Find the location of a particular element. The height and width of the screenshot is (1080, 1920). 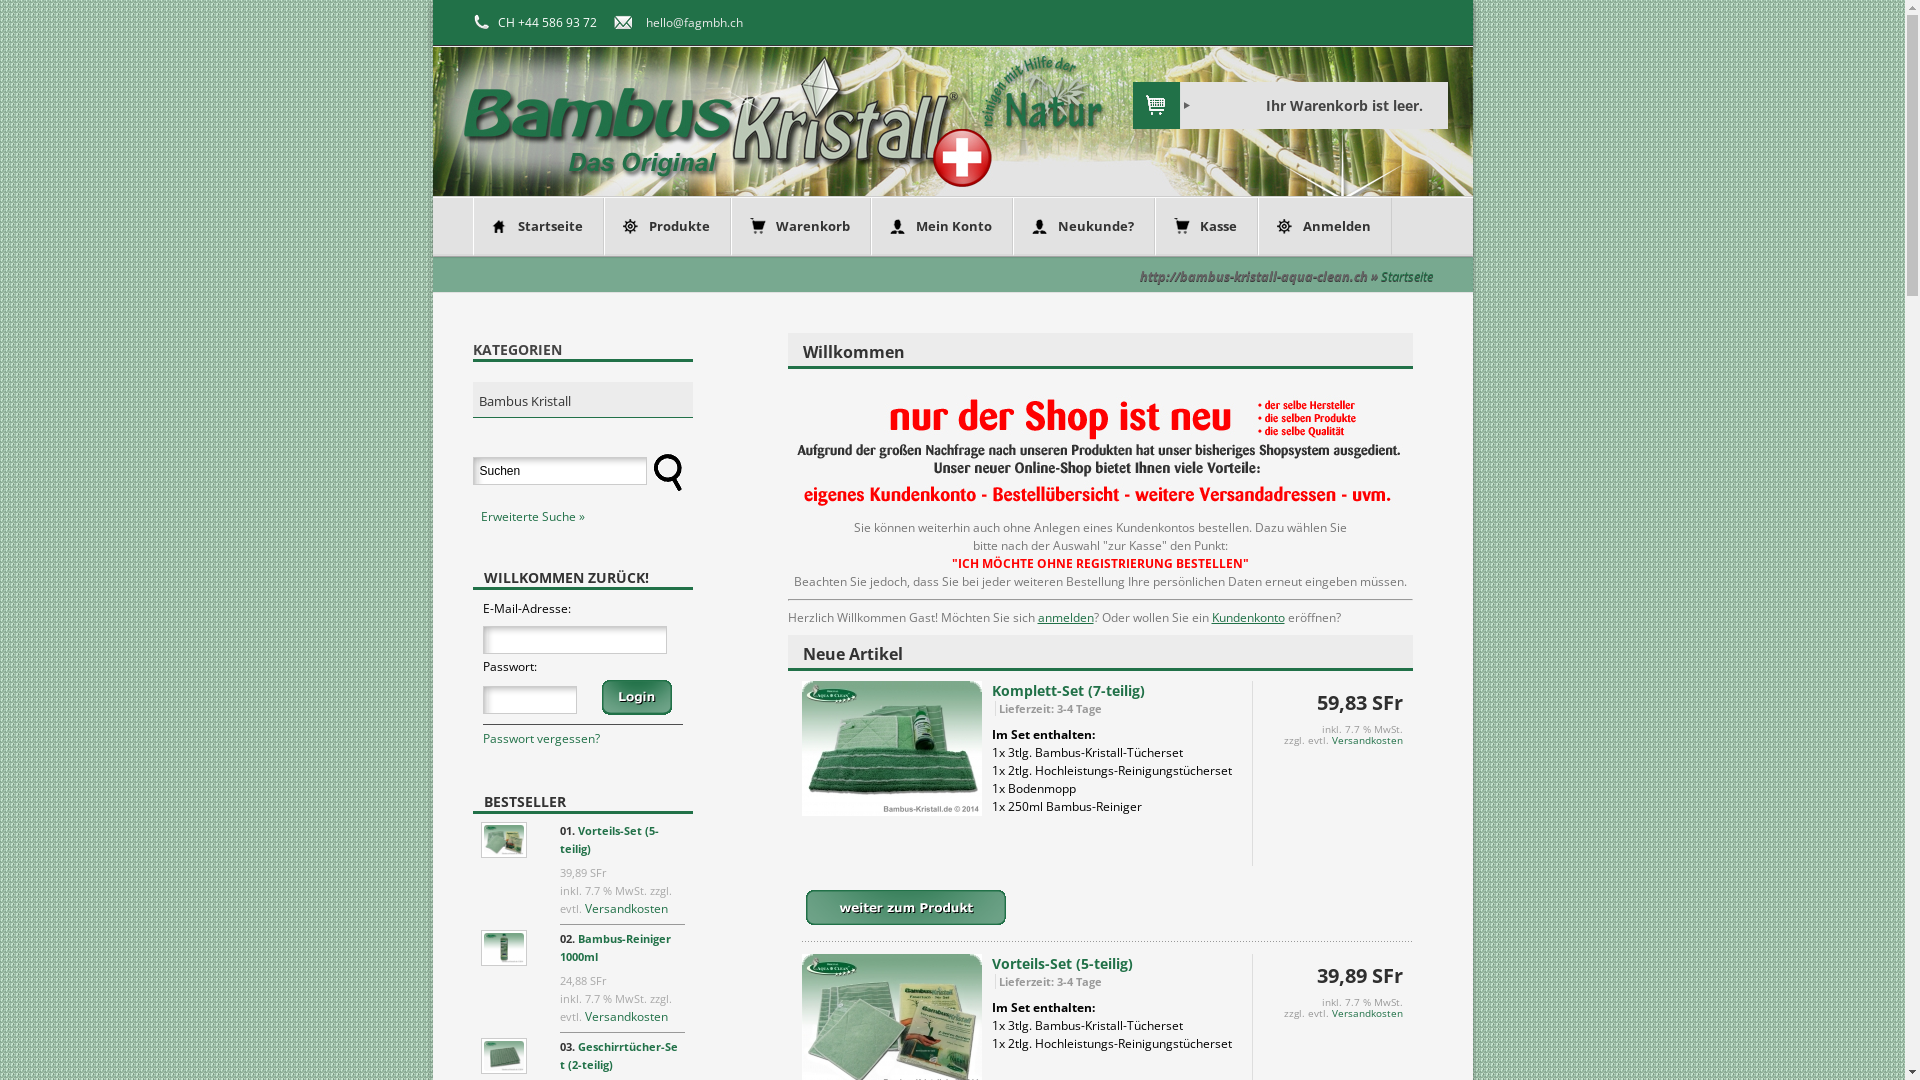

'Passwort vergessen?' is located at coordinates (540, 738).